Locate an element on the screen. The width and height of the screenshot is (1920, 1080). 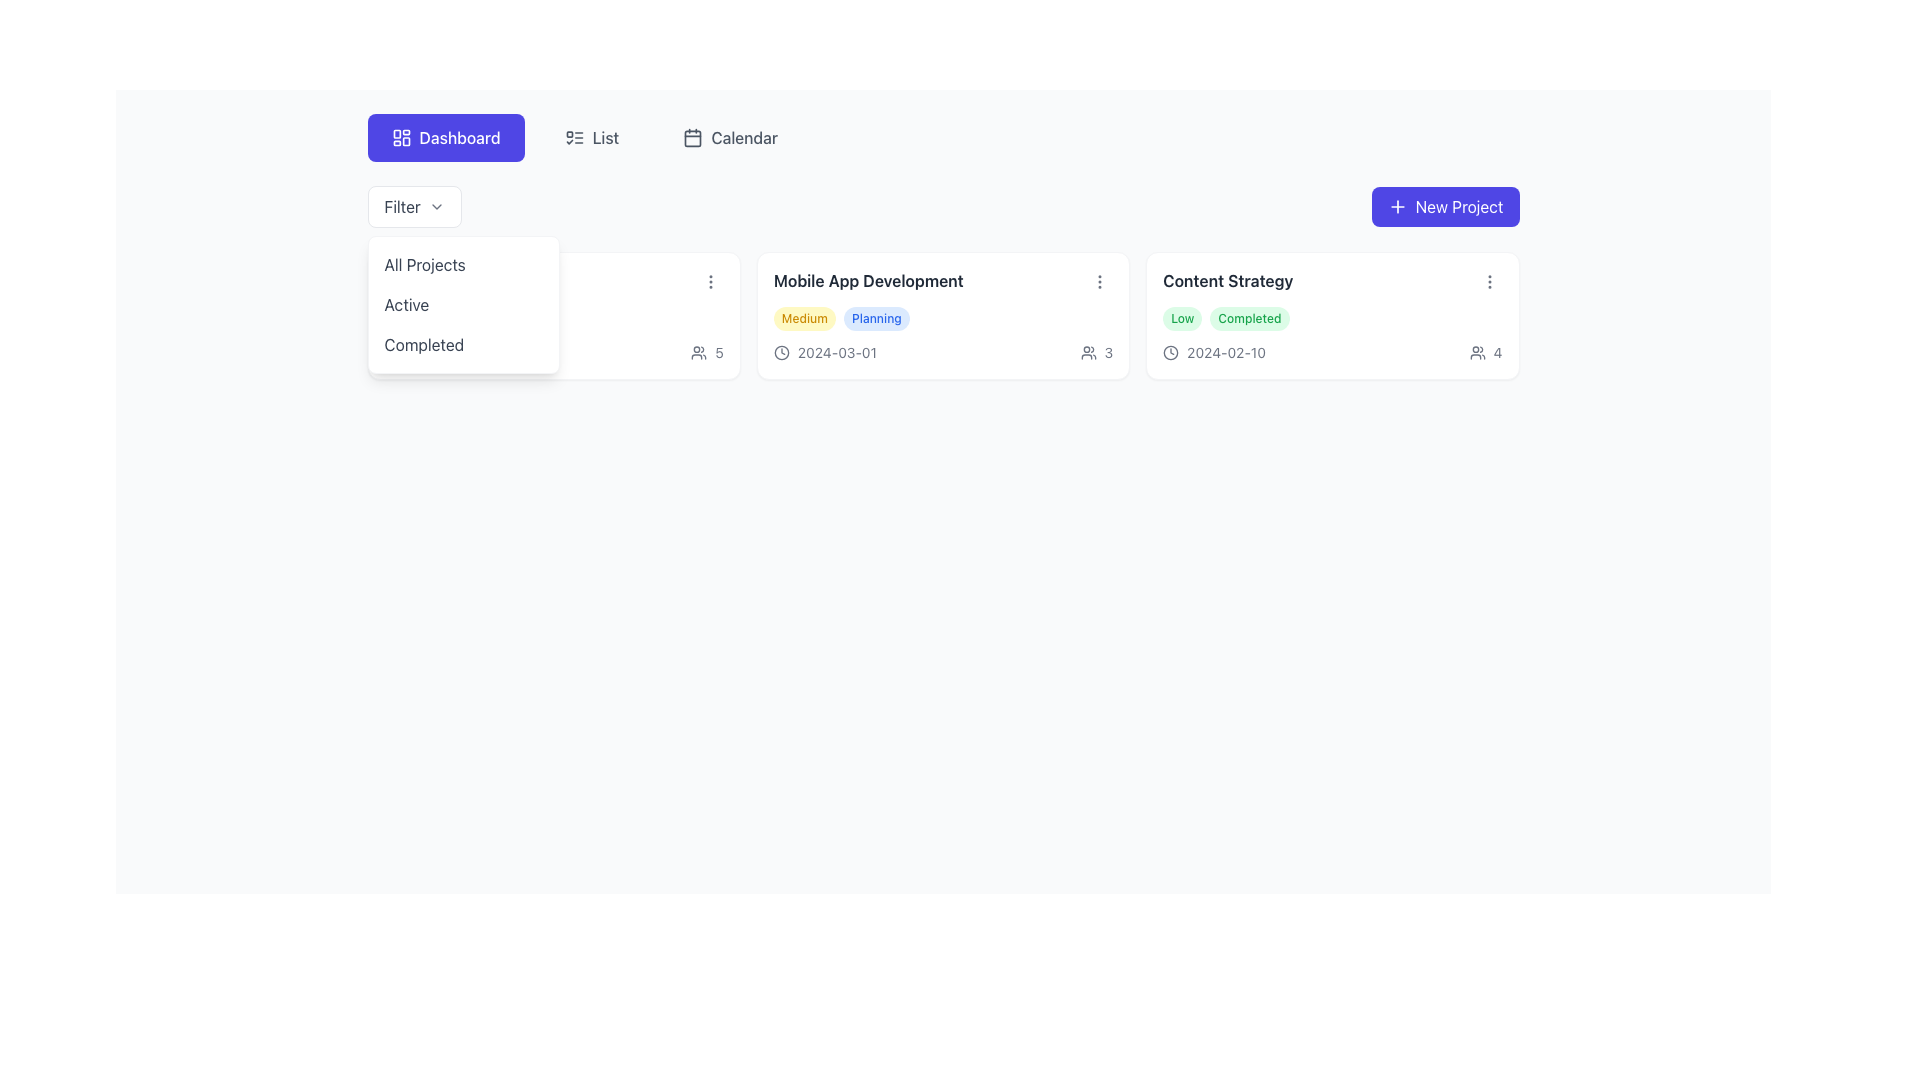
text content of the bold text element displaying the number '5', located in the bottom row of a card layout to the far right, adjacent to an icon representing a group of people is located at coordinates (719, 352).